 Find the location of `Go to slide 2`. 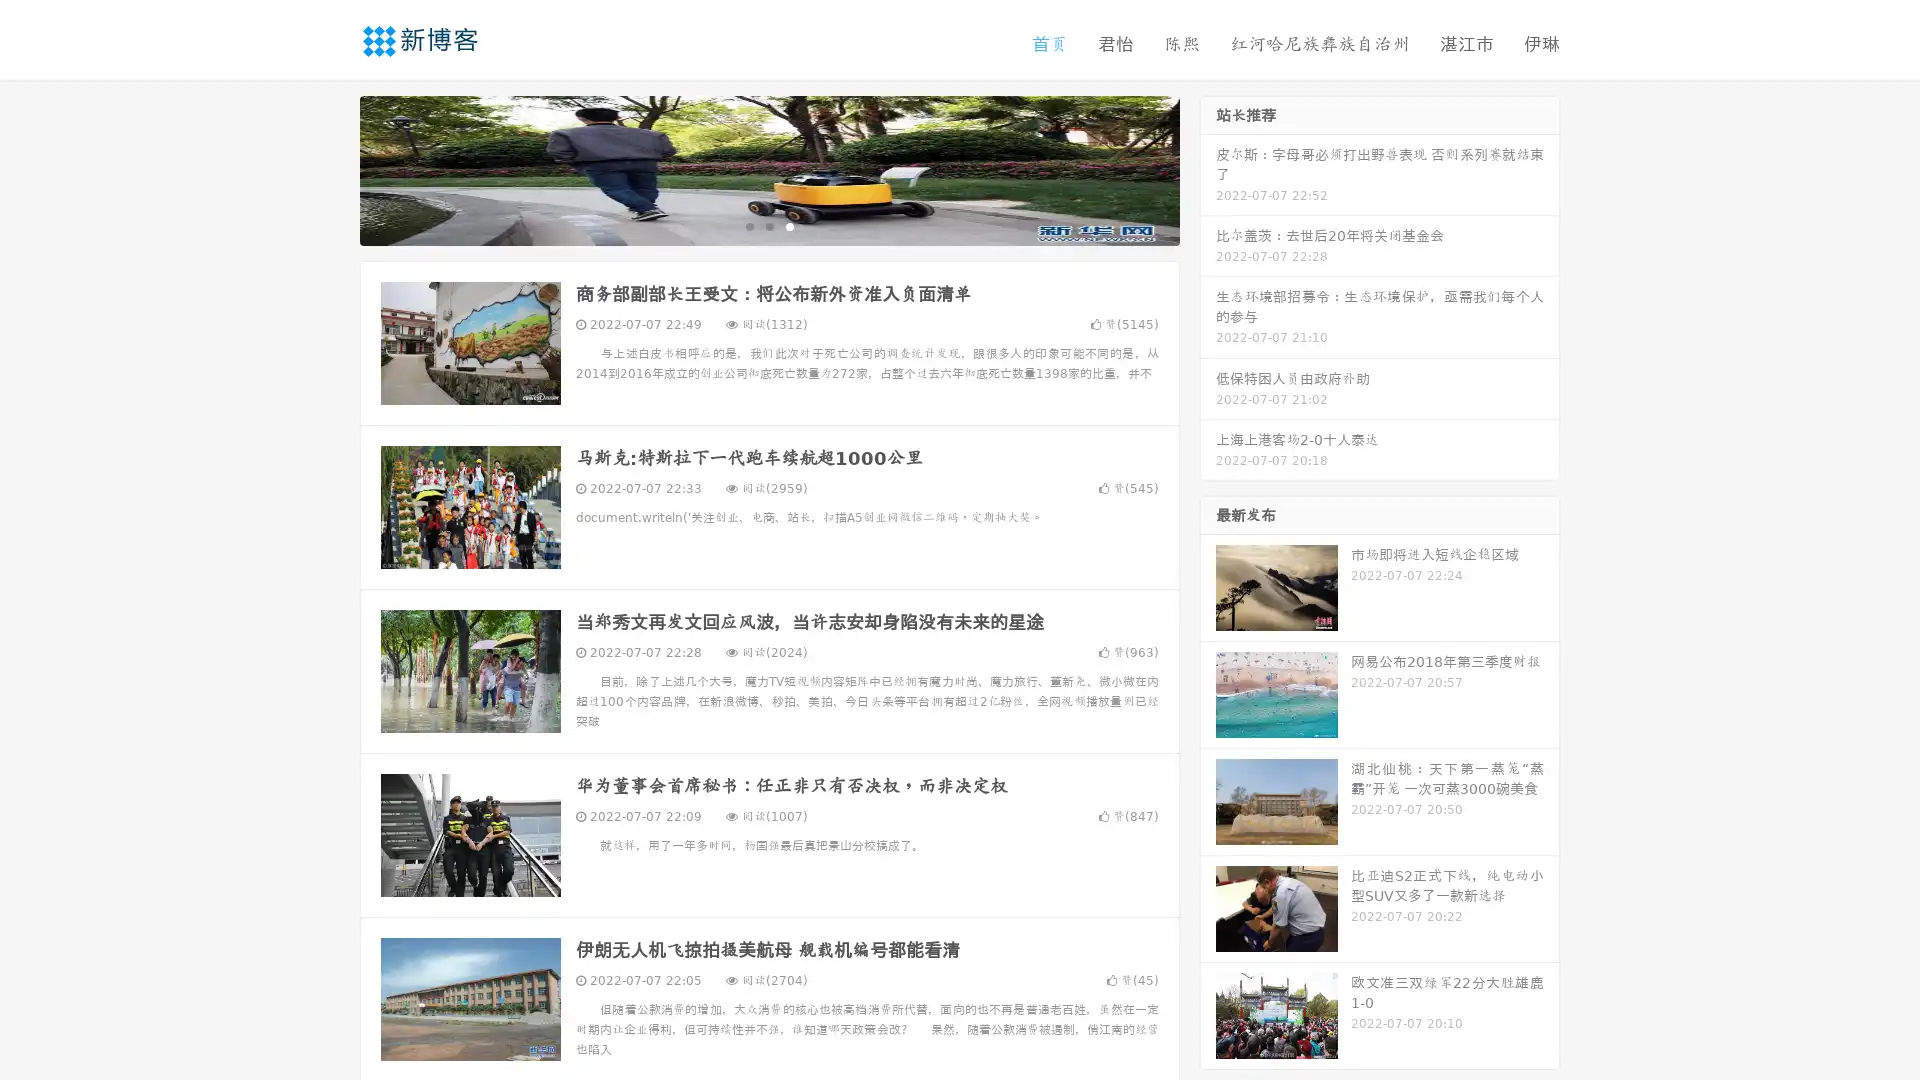

Go to slide 2 is located at coordinates (768, 225).